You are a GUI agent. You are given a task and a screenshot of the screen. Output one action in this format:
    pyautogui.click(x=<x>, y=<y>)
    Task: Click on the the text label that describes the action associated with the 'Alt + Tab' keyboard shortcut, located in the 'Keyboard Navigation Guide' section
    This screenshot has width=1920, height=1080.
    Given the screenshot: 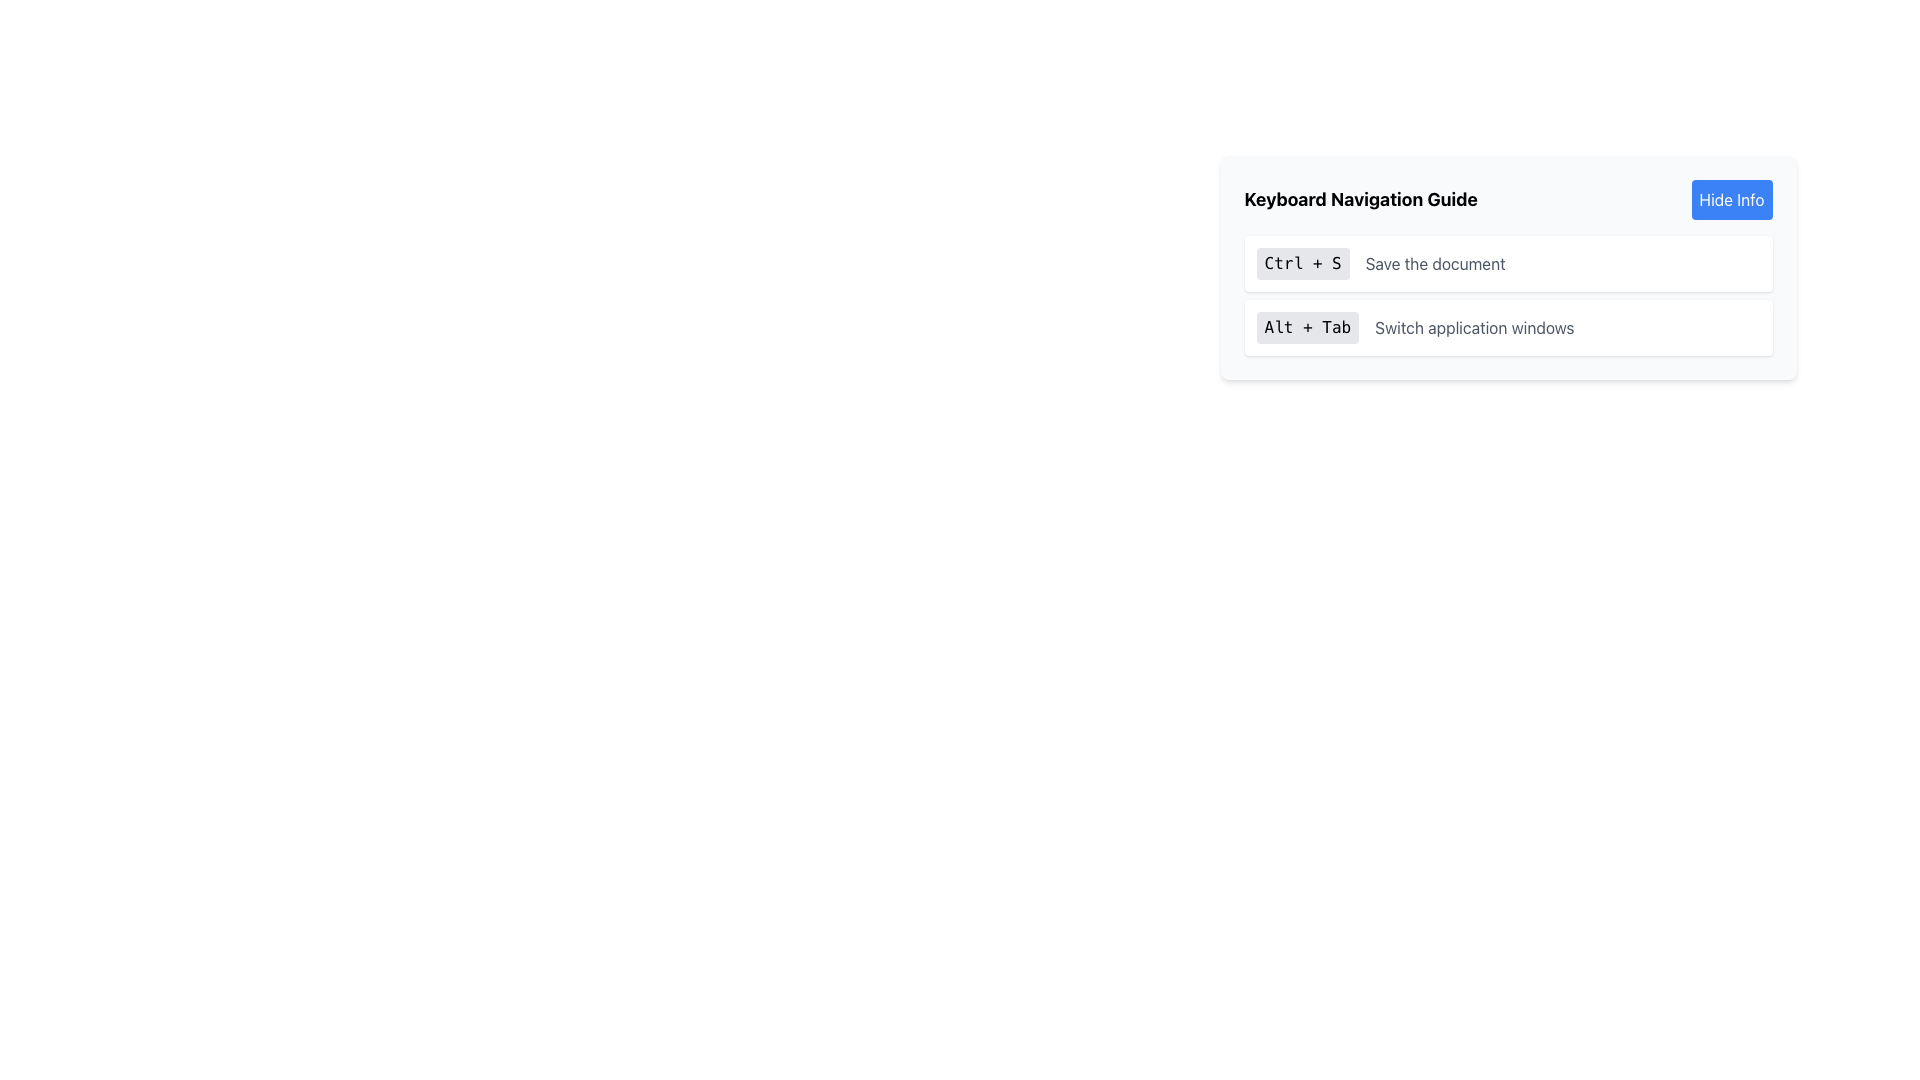 What is the action you would take?
    pyautogui.click(x=1474, y=326)
    